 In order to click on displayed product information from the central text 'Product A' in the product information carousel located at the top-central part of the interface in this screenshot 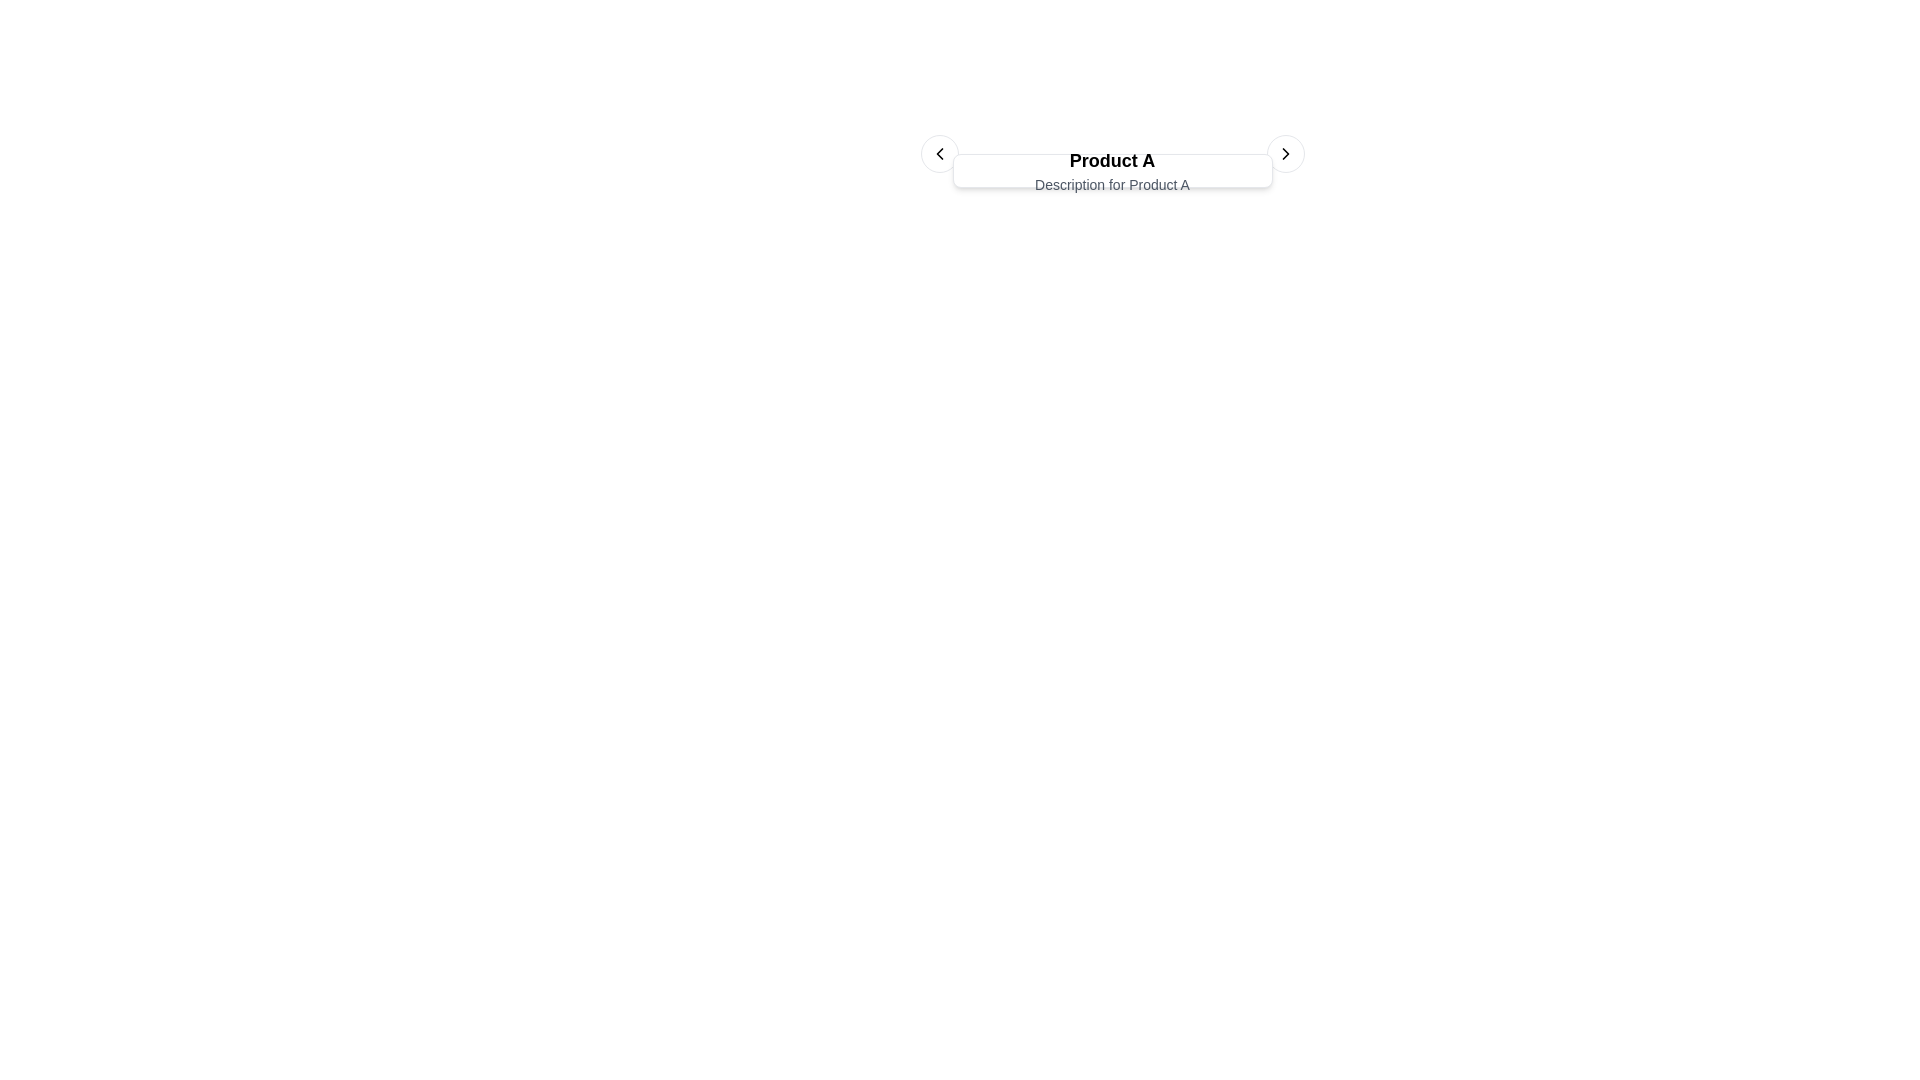, I will do `click(1111, 153)`.